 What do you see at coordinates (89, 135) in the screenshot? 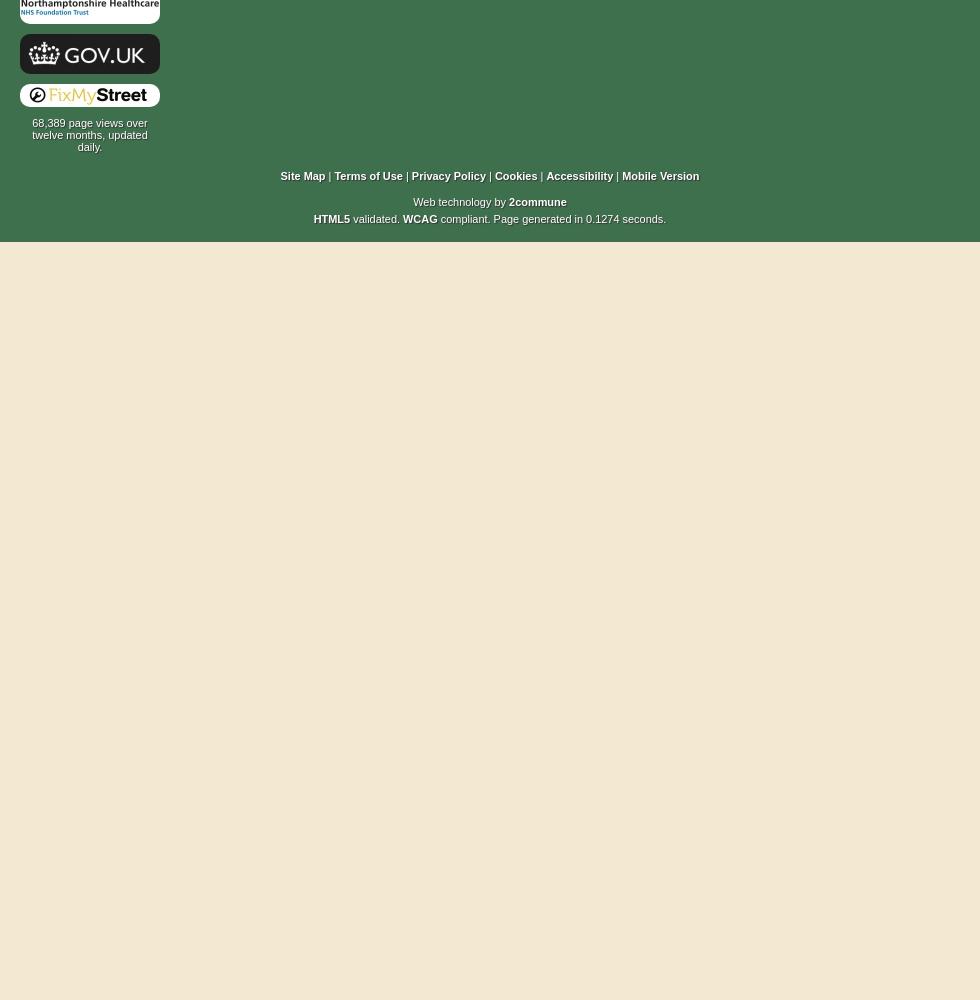
I see `'68,389 page views over twelve months, updated daily.'` at bounding box center [89, 135].